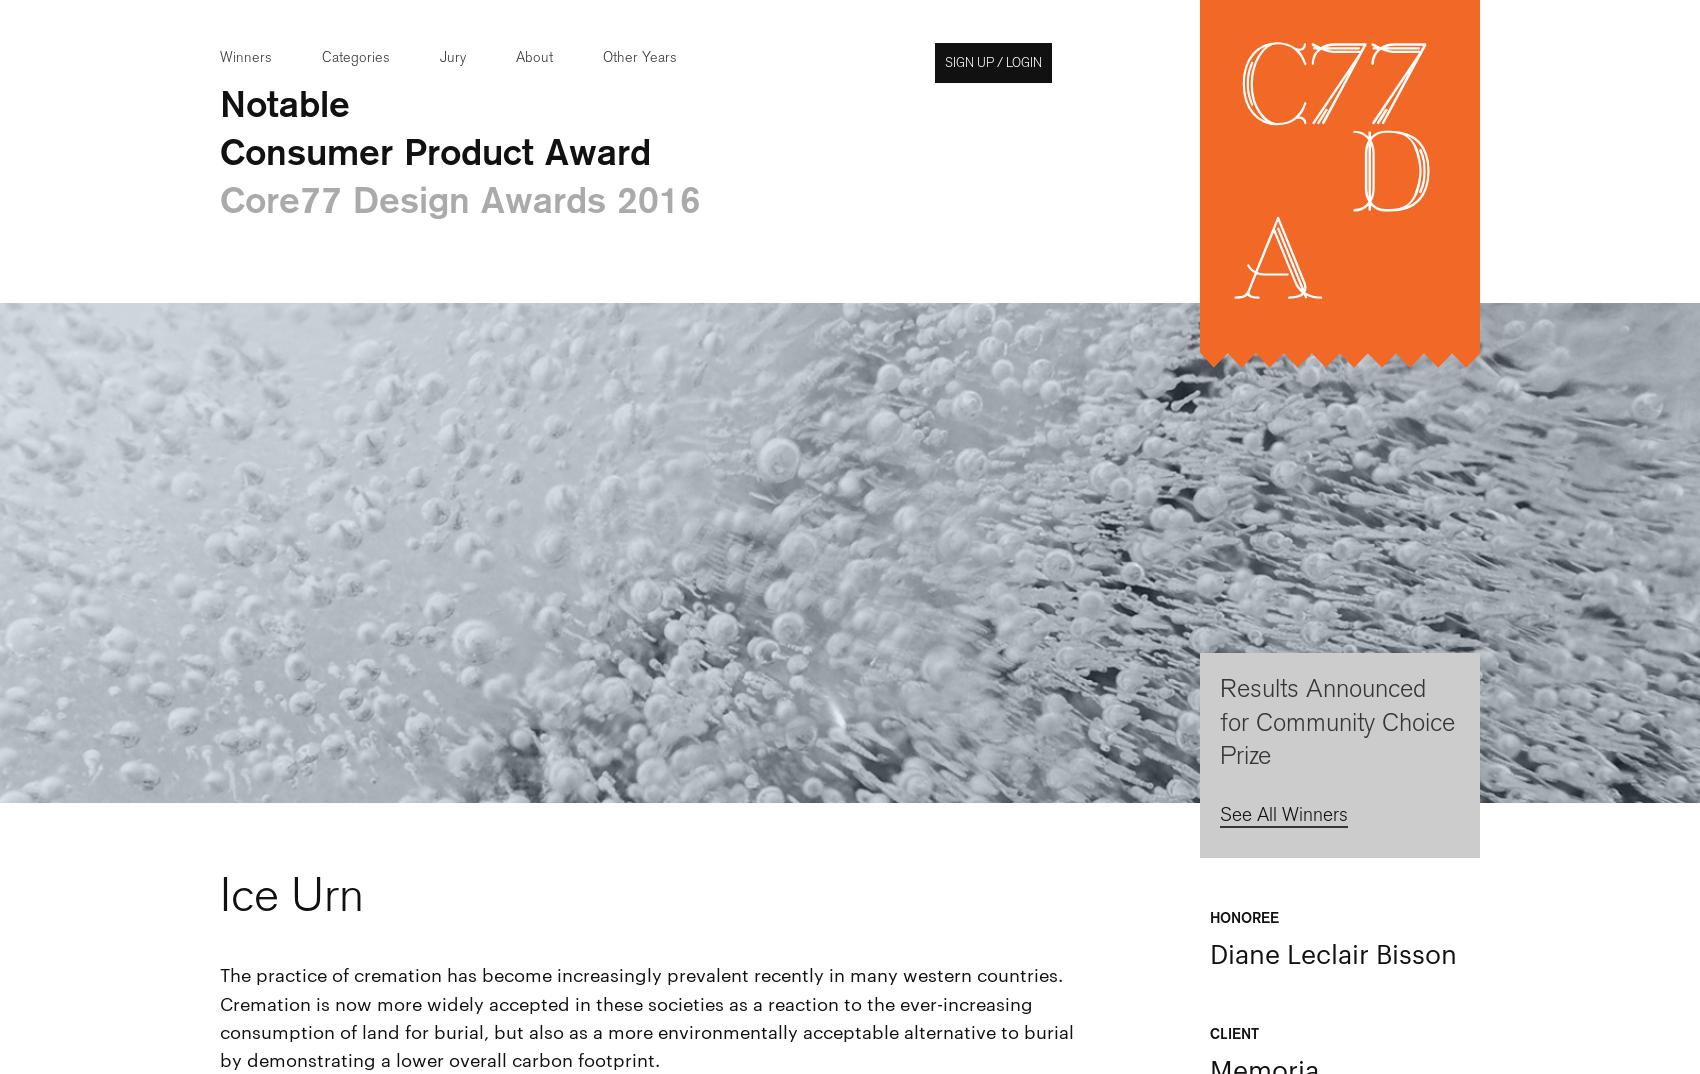  Describe the element at coordinates (292, 893) in the screenshot. I see `'Ice Urn'` at that location.